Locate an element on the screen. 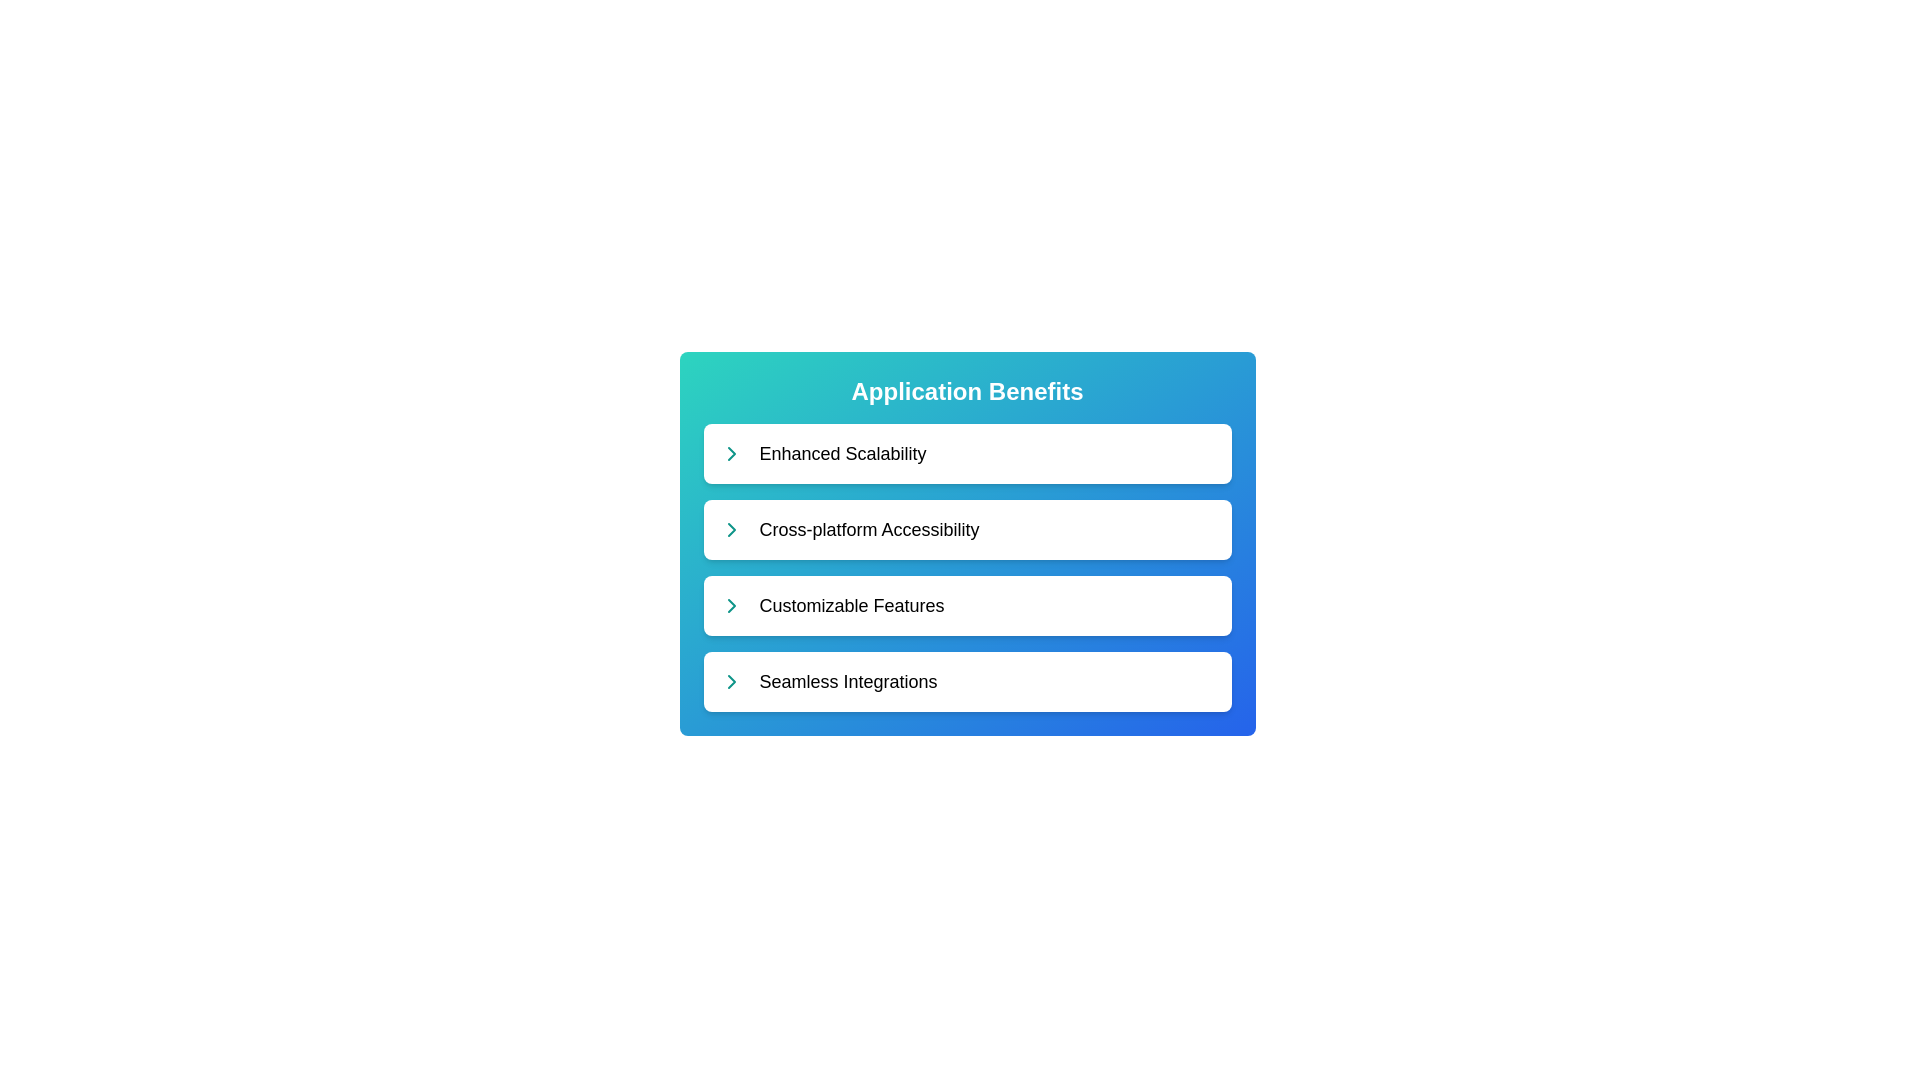  the right-facing chevron icon in the third row of the 'Customizable Features' options in the 'Application Benefits' section, which indicates navigation or interaction is located at coordinates (730, 604).